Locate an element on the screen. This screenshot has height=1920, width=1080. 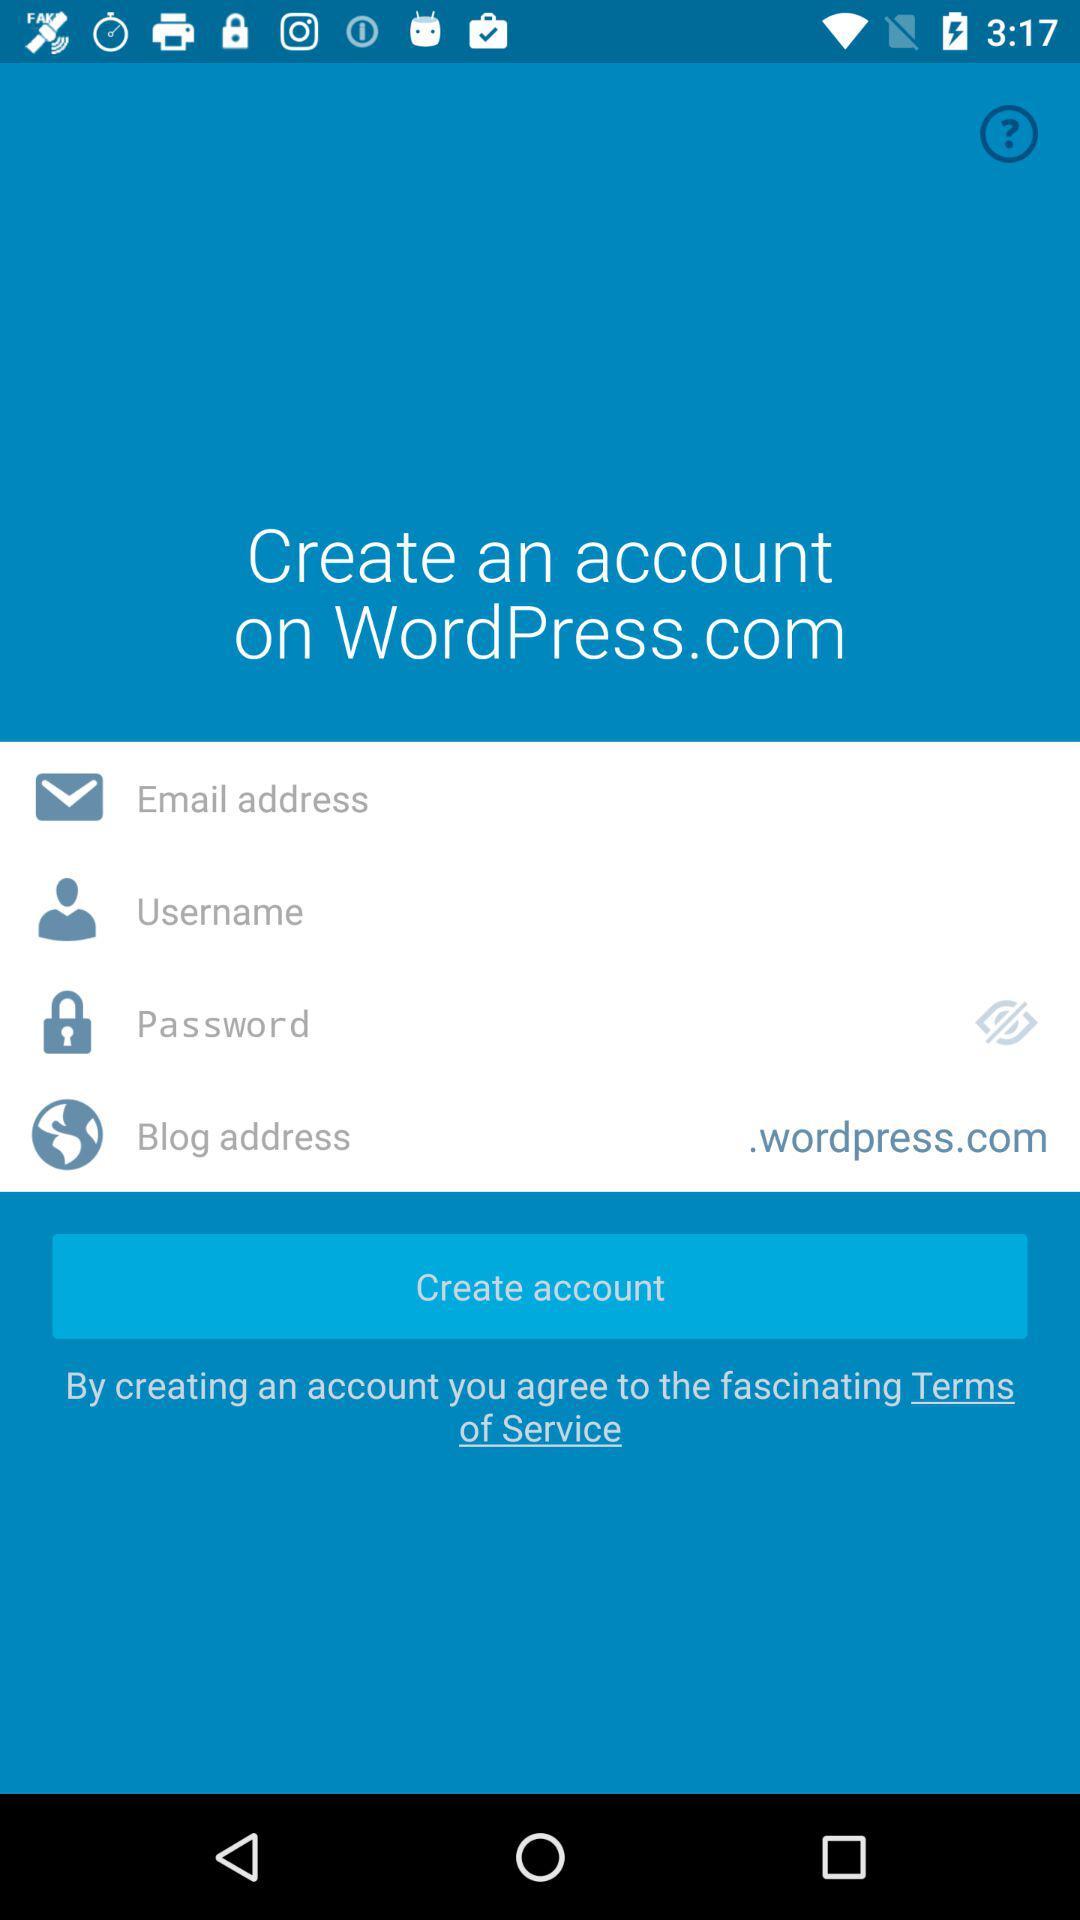
the icon to the left of the .wordpress.com is located at coordinates (425, 1135).